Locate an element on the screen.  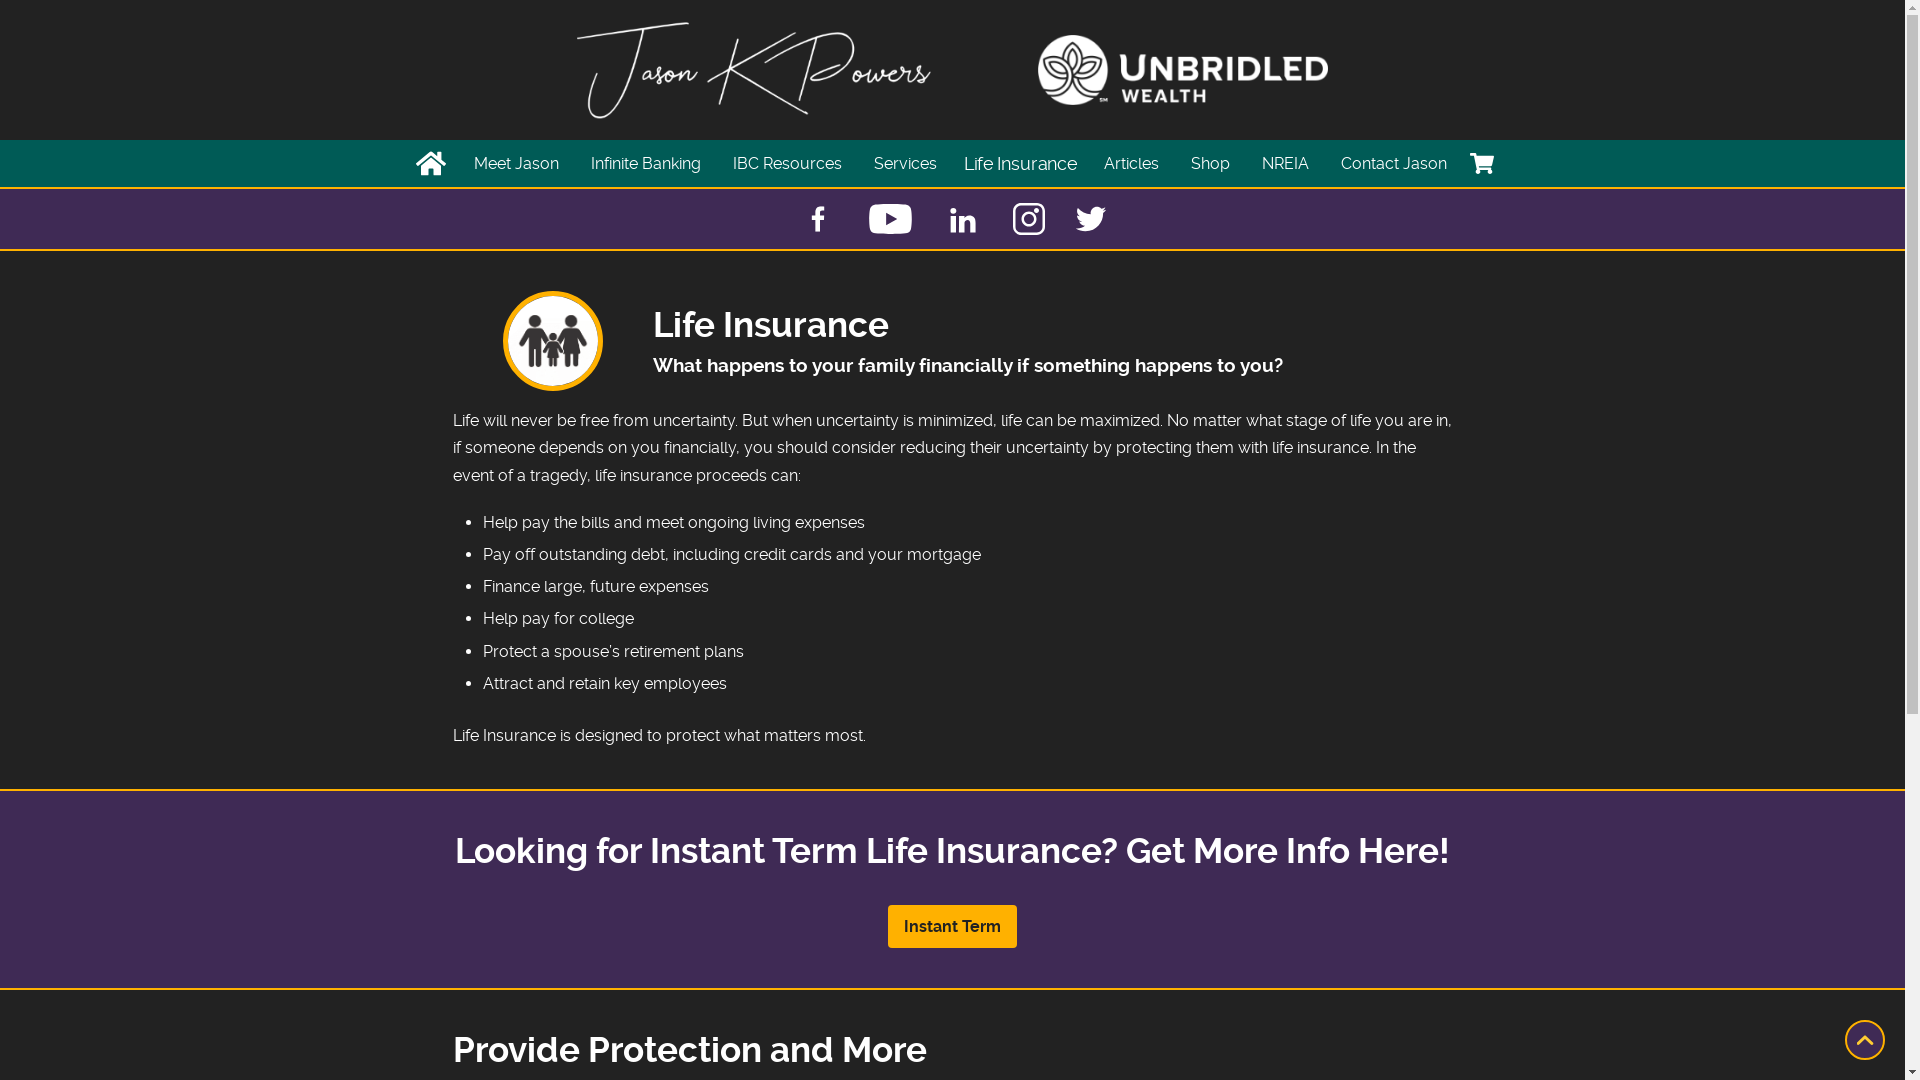
'Articles' is located at coordinates (1131, 162).